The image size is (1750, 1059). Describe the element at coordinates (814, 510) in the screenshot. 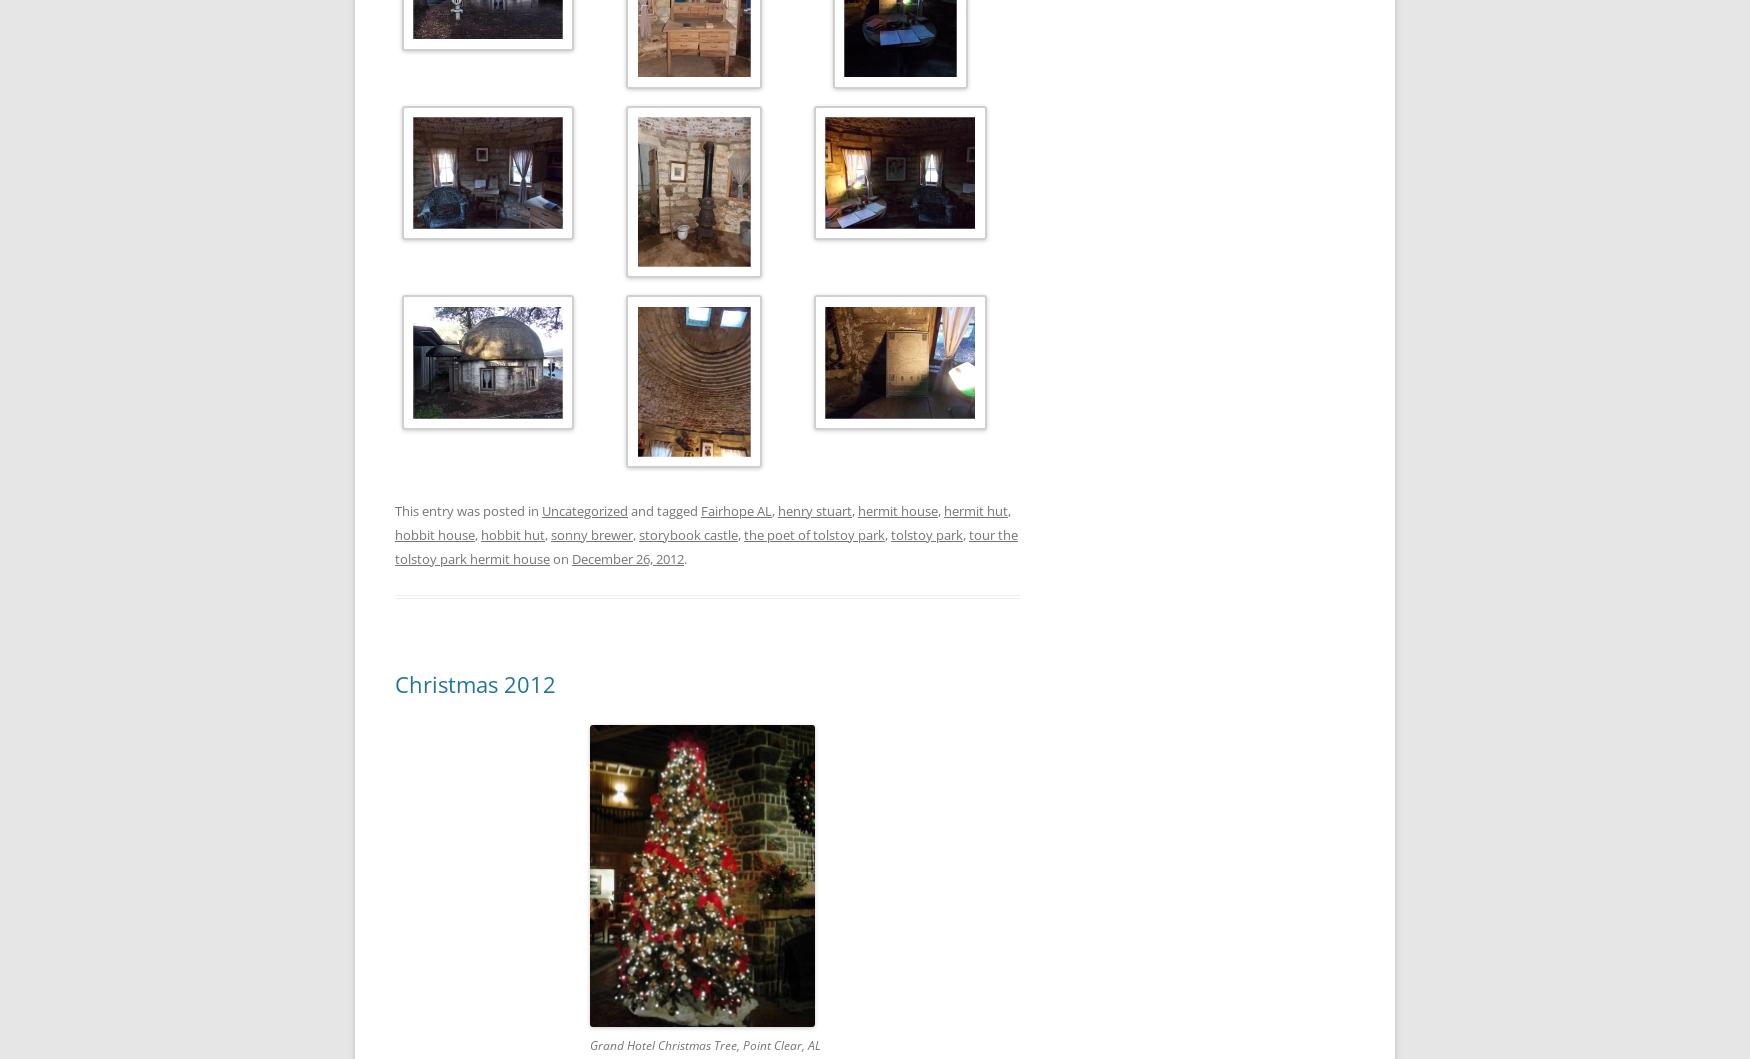

I see `'henry stuart'` at that location.